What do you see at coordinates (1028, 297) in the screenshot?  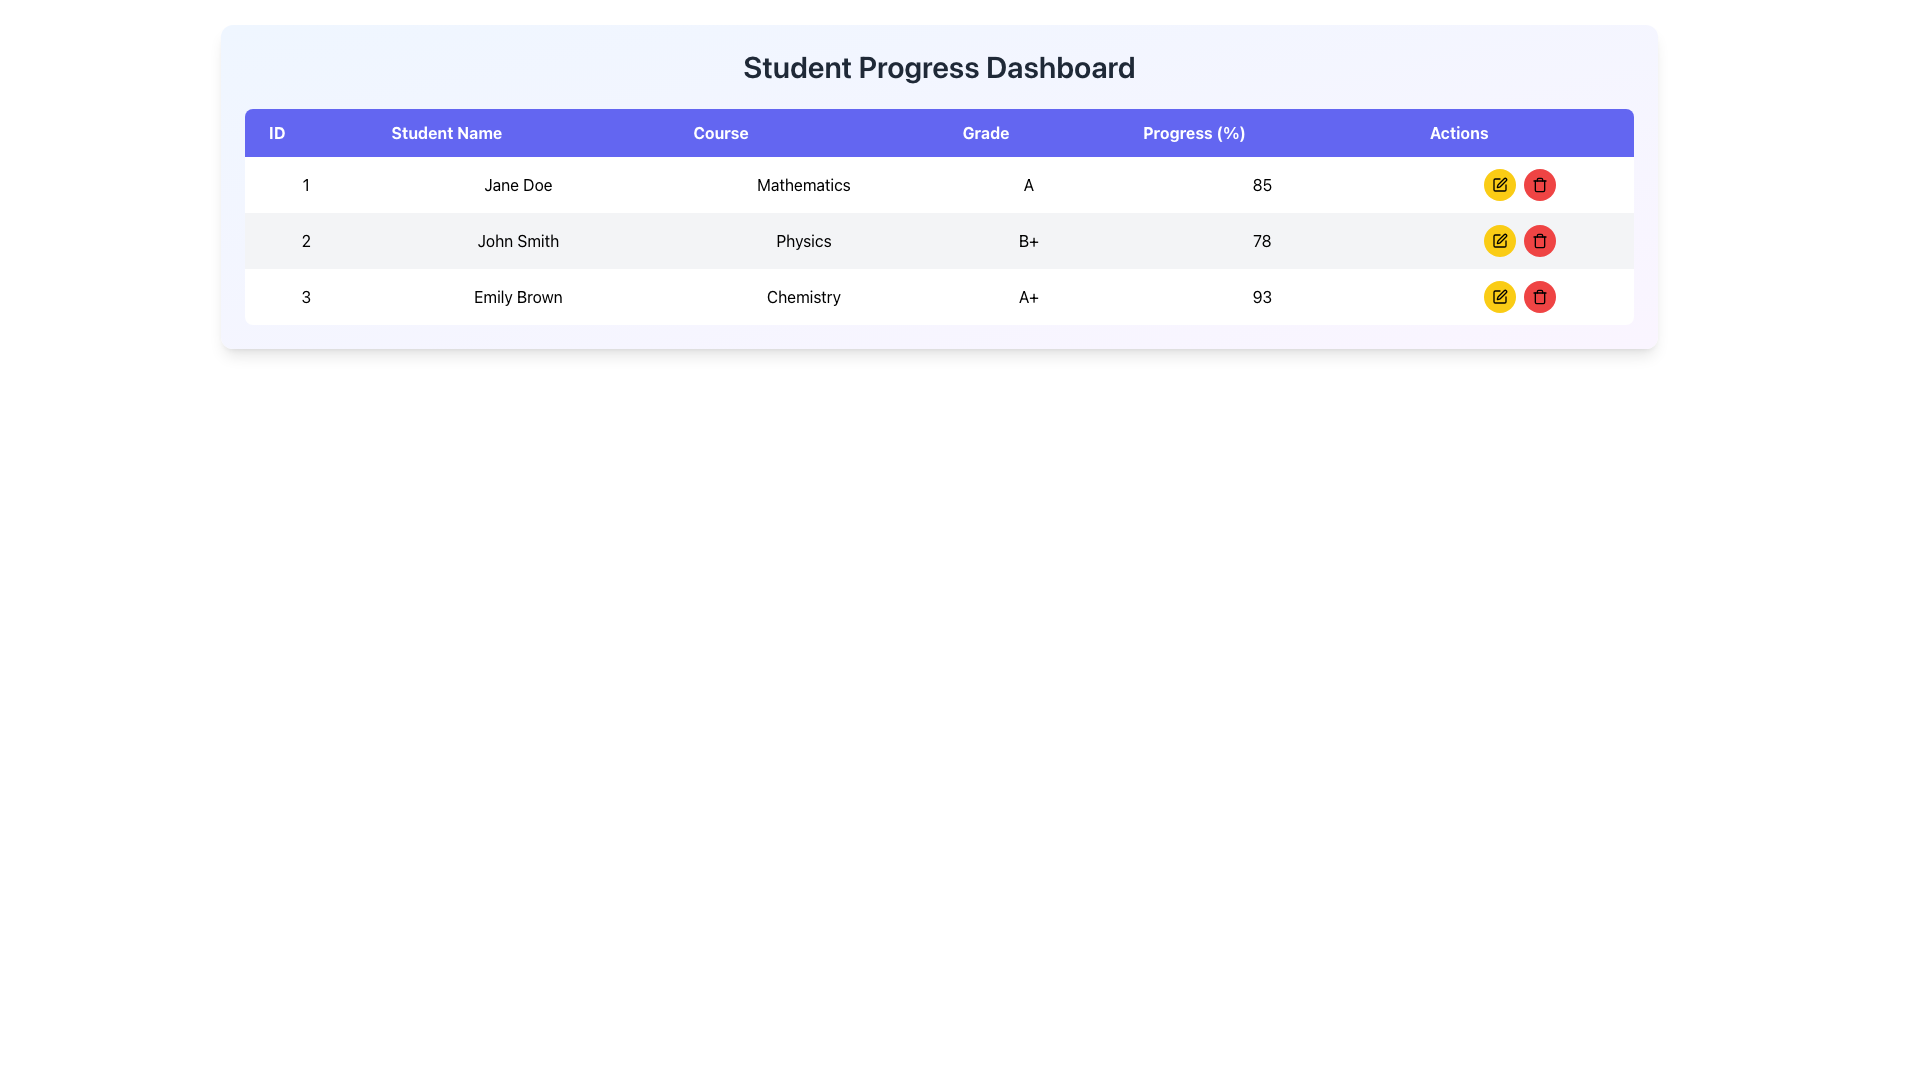 I see `the text label displaying the grade (A+) for Emily Brown in the Chemistry subject, located in the grade column of the table, specifically in row labeled '3'` at bounding box center [1028, 297].